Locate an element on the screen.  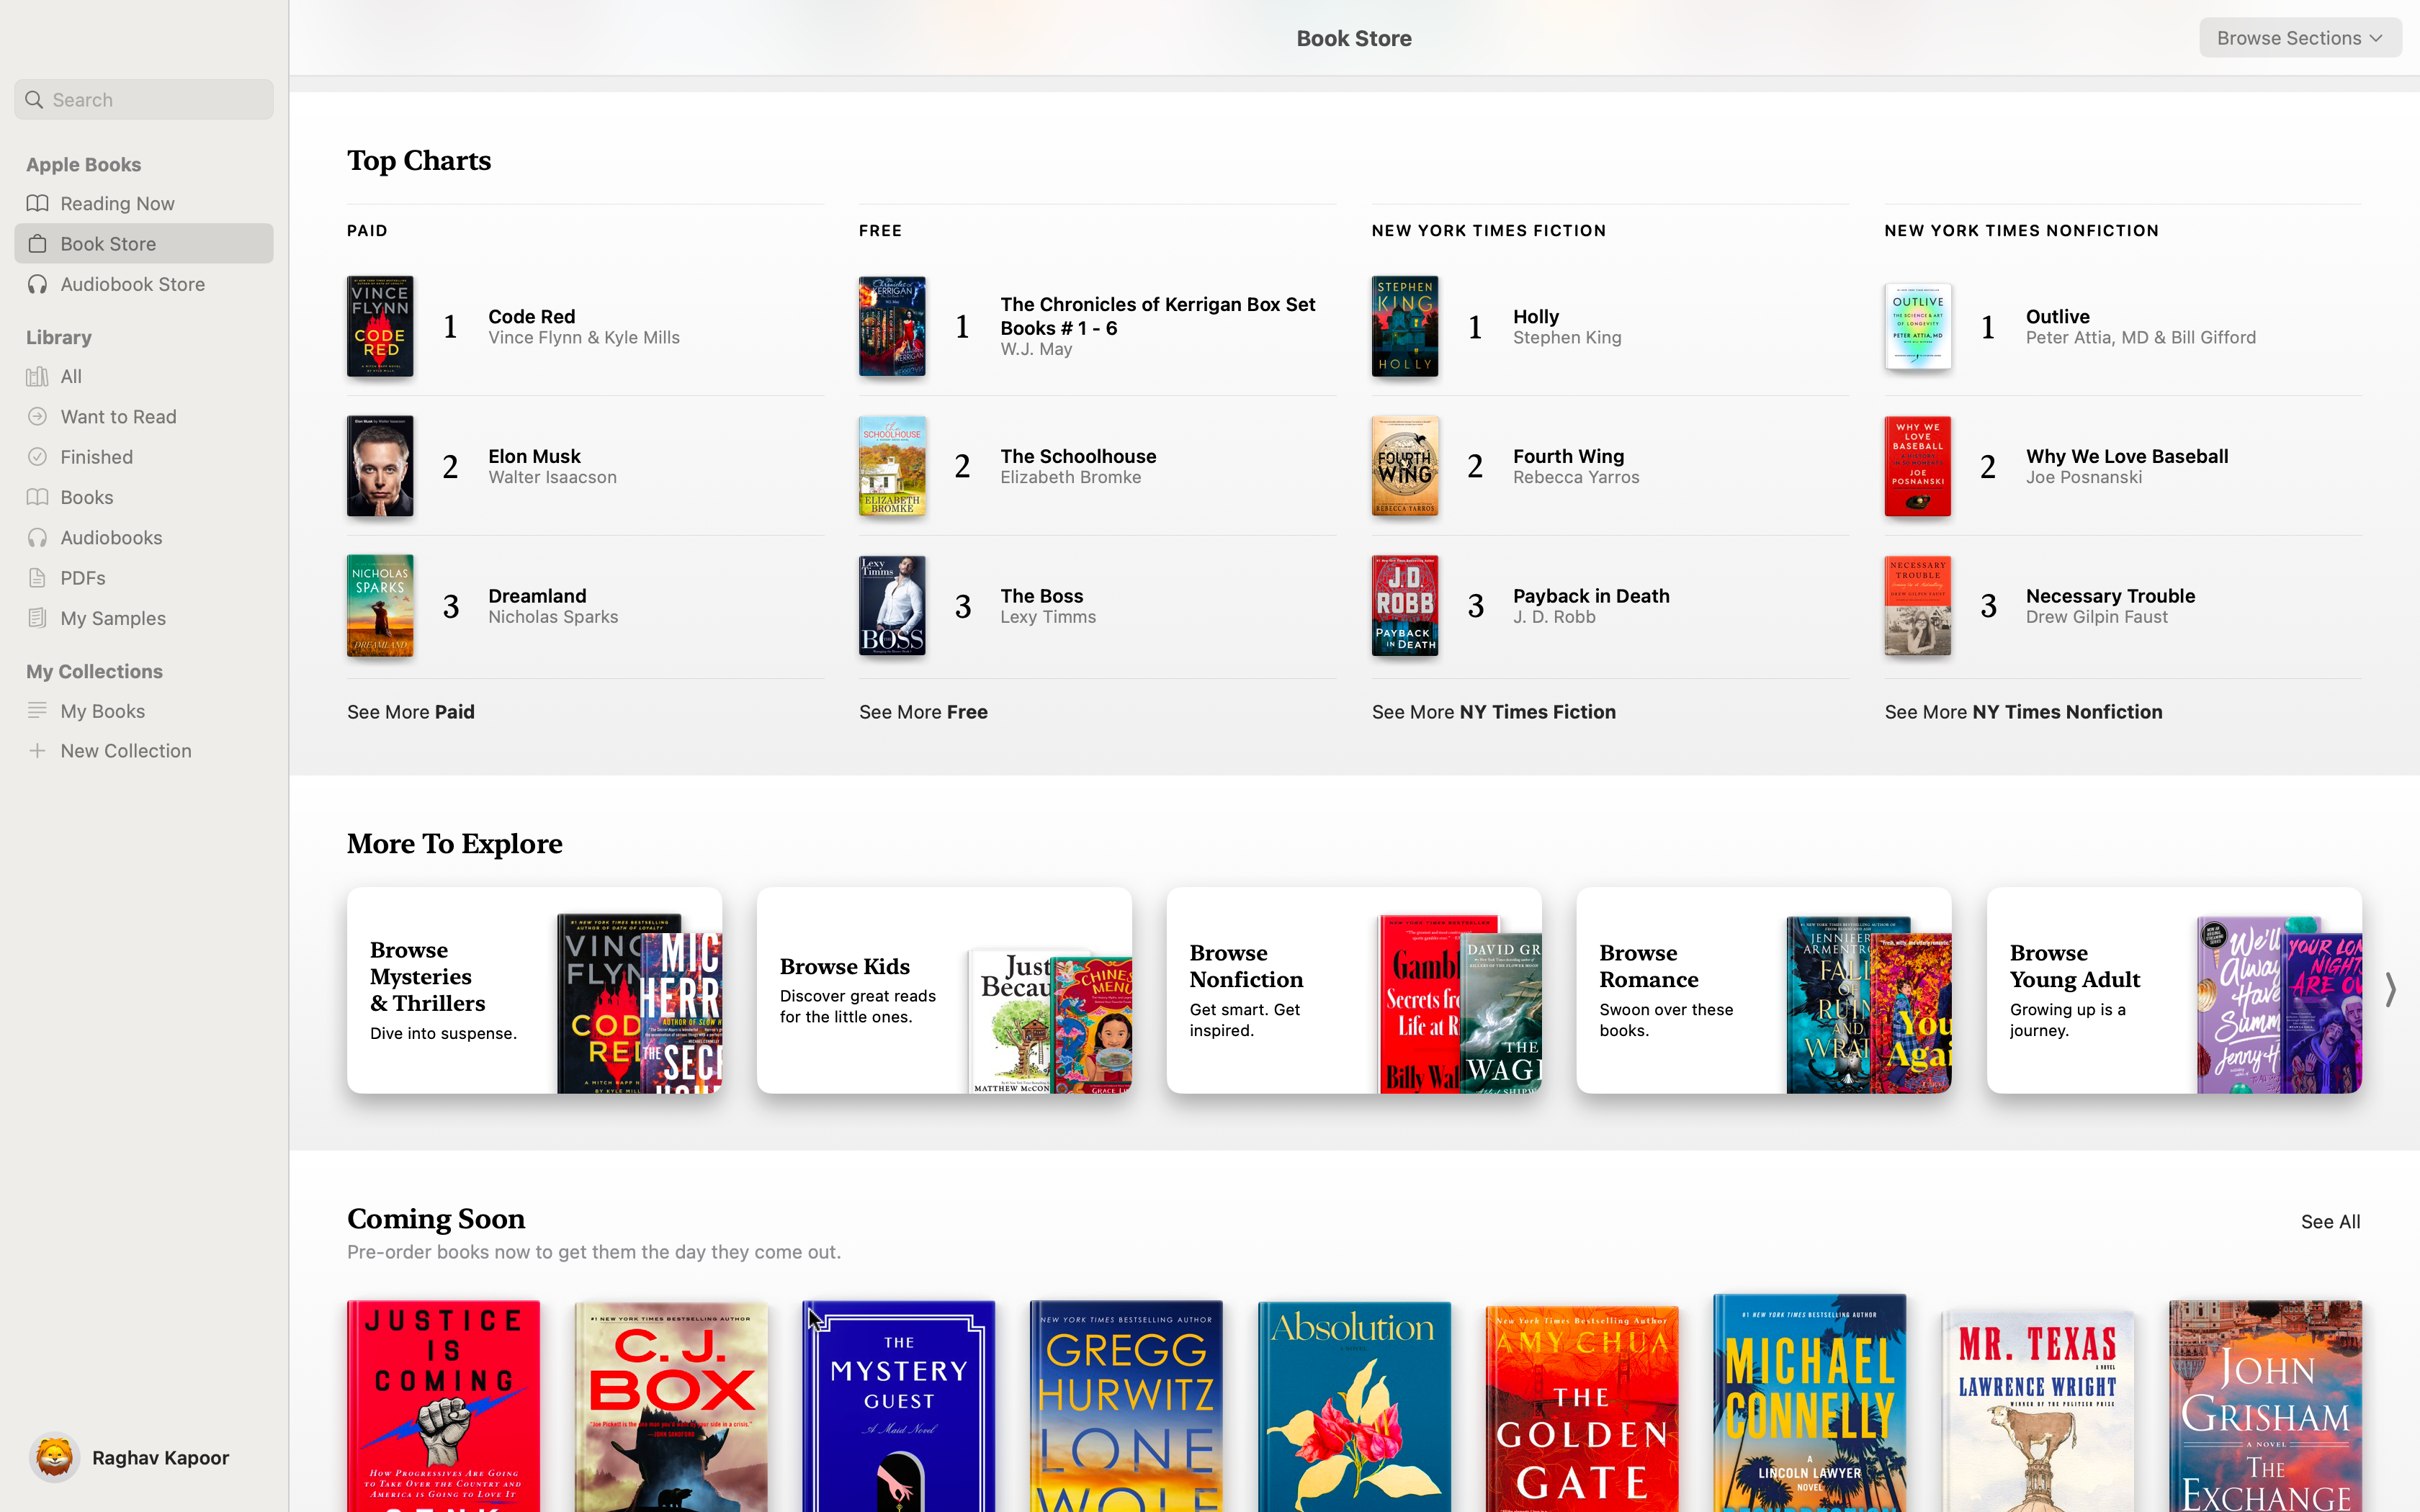
Use the search to find book "Rich dad poor dad is located at coordinates (143, 99).